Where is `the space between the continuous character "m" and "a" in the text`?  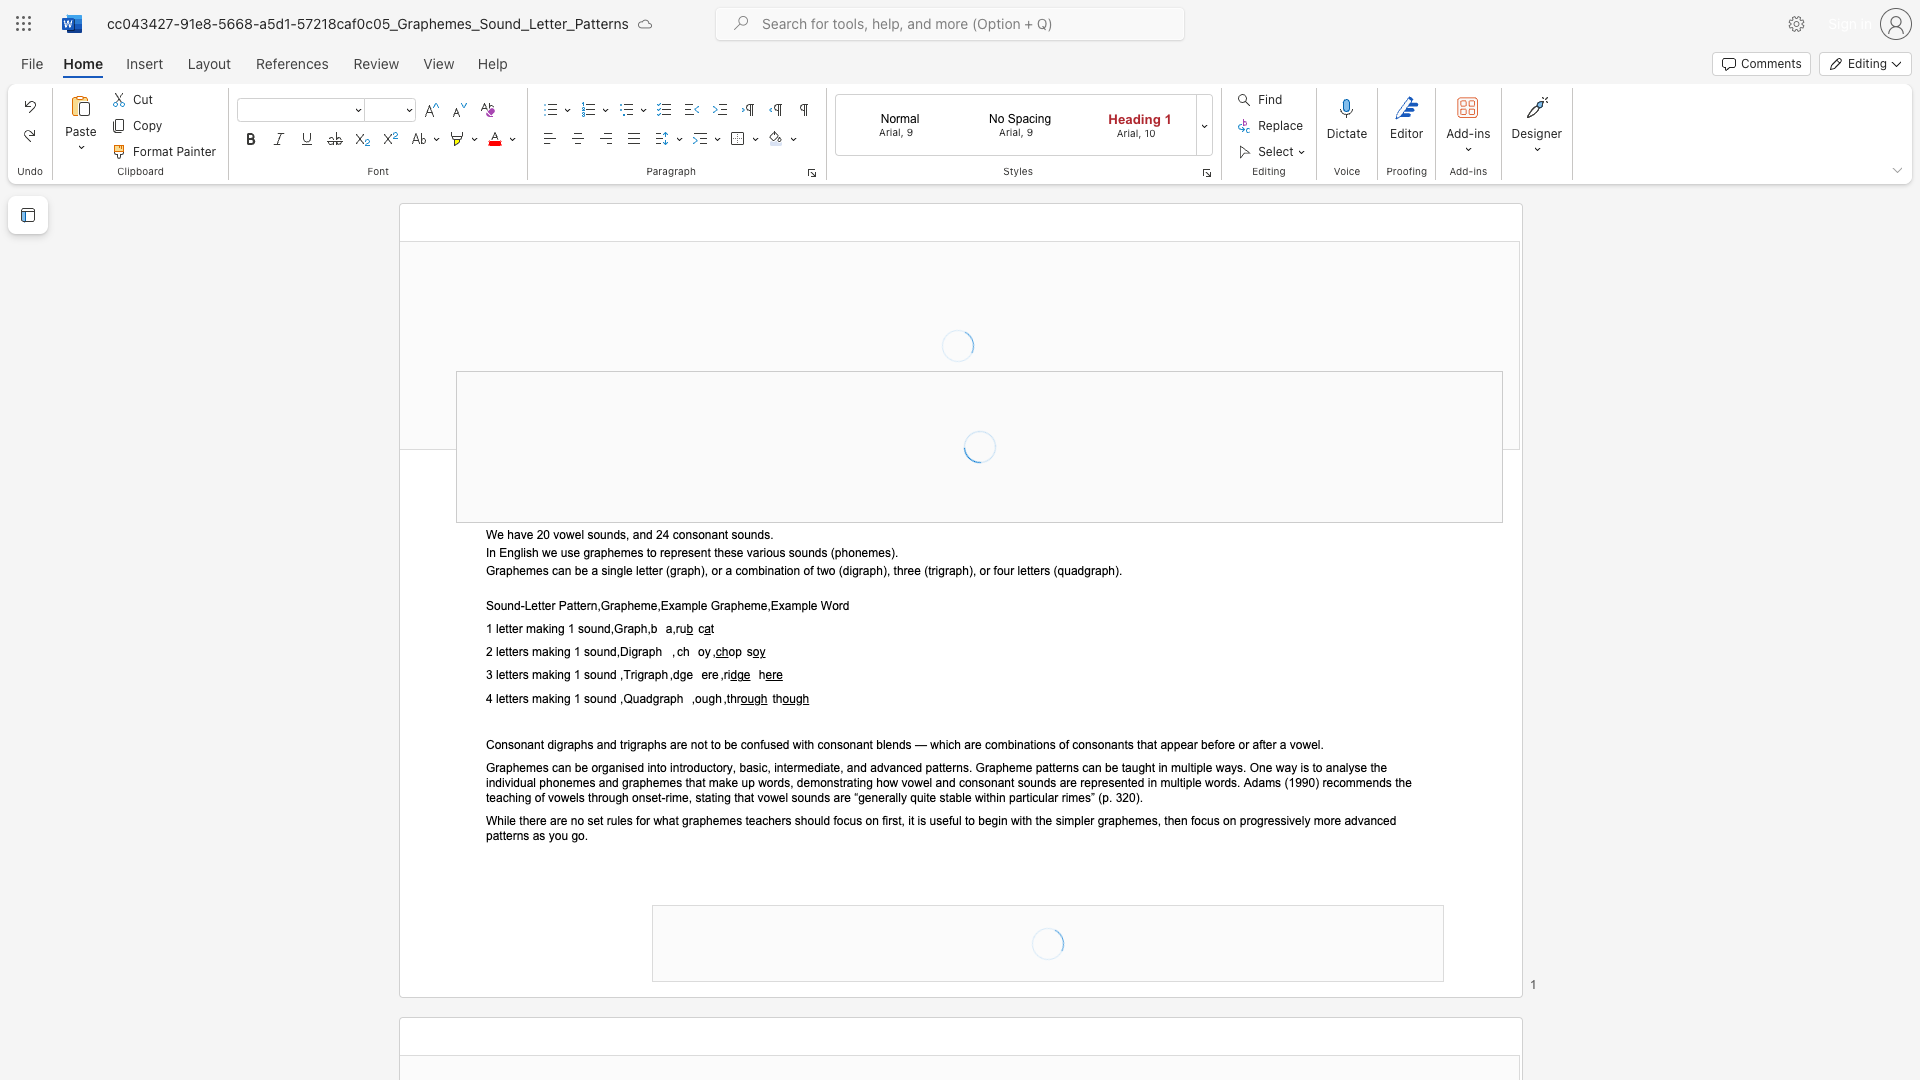 the space between the continuous character "m" and "a" in the text is located at coordinates (541, 697).